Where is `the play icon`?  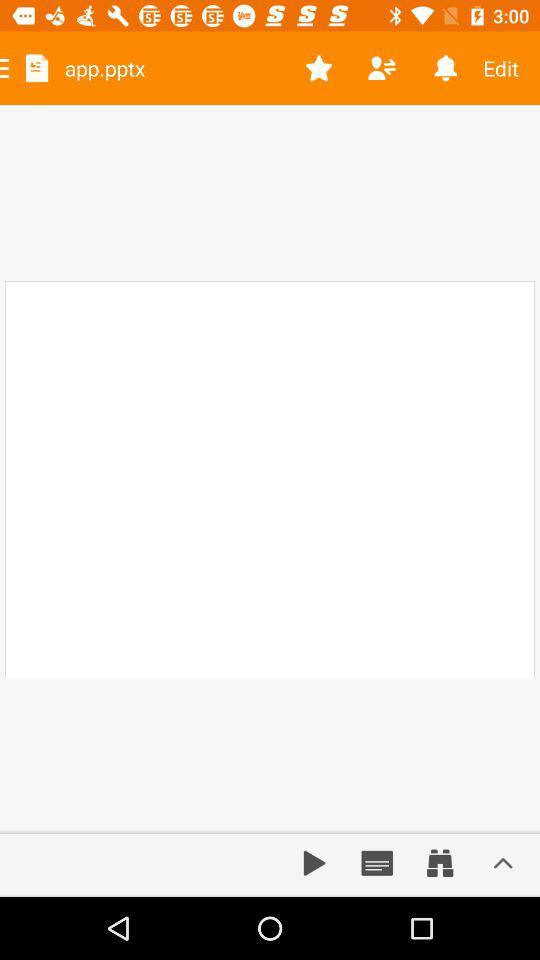
the play icon is located at coordinates (314, 862).